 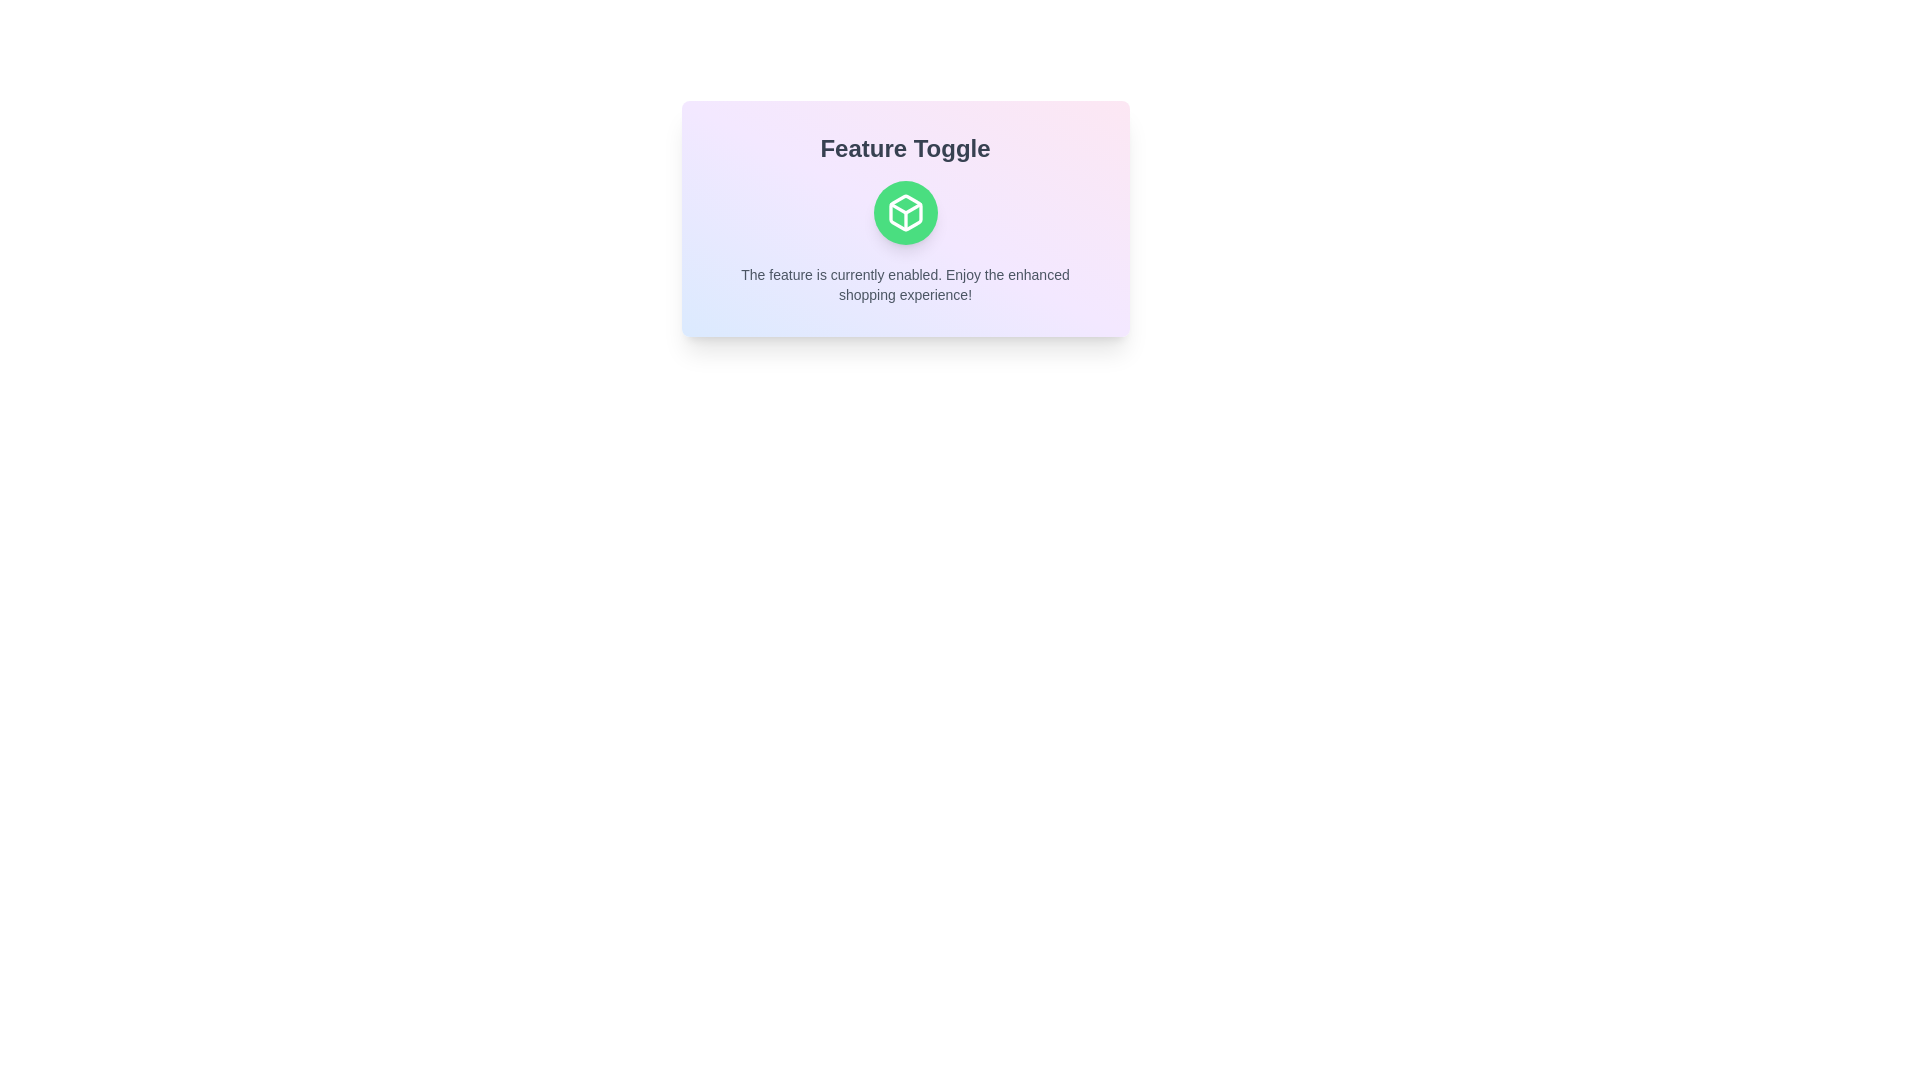 I want to click on the circular icon with a green background and a white minimalist box design, which is located under the heading 'Feature Toggle' and above a descriptive text block, so click(x=904, y=219).